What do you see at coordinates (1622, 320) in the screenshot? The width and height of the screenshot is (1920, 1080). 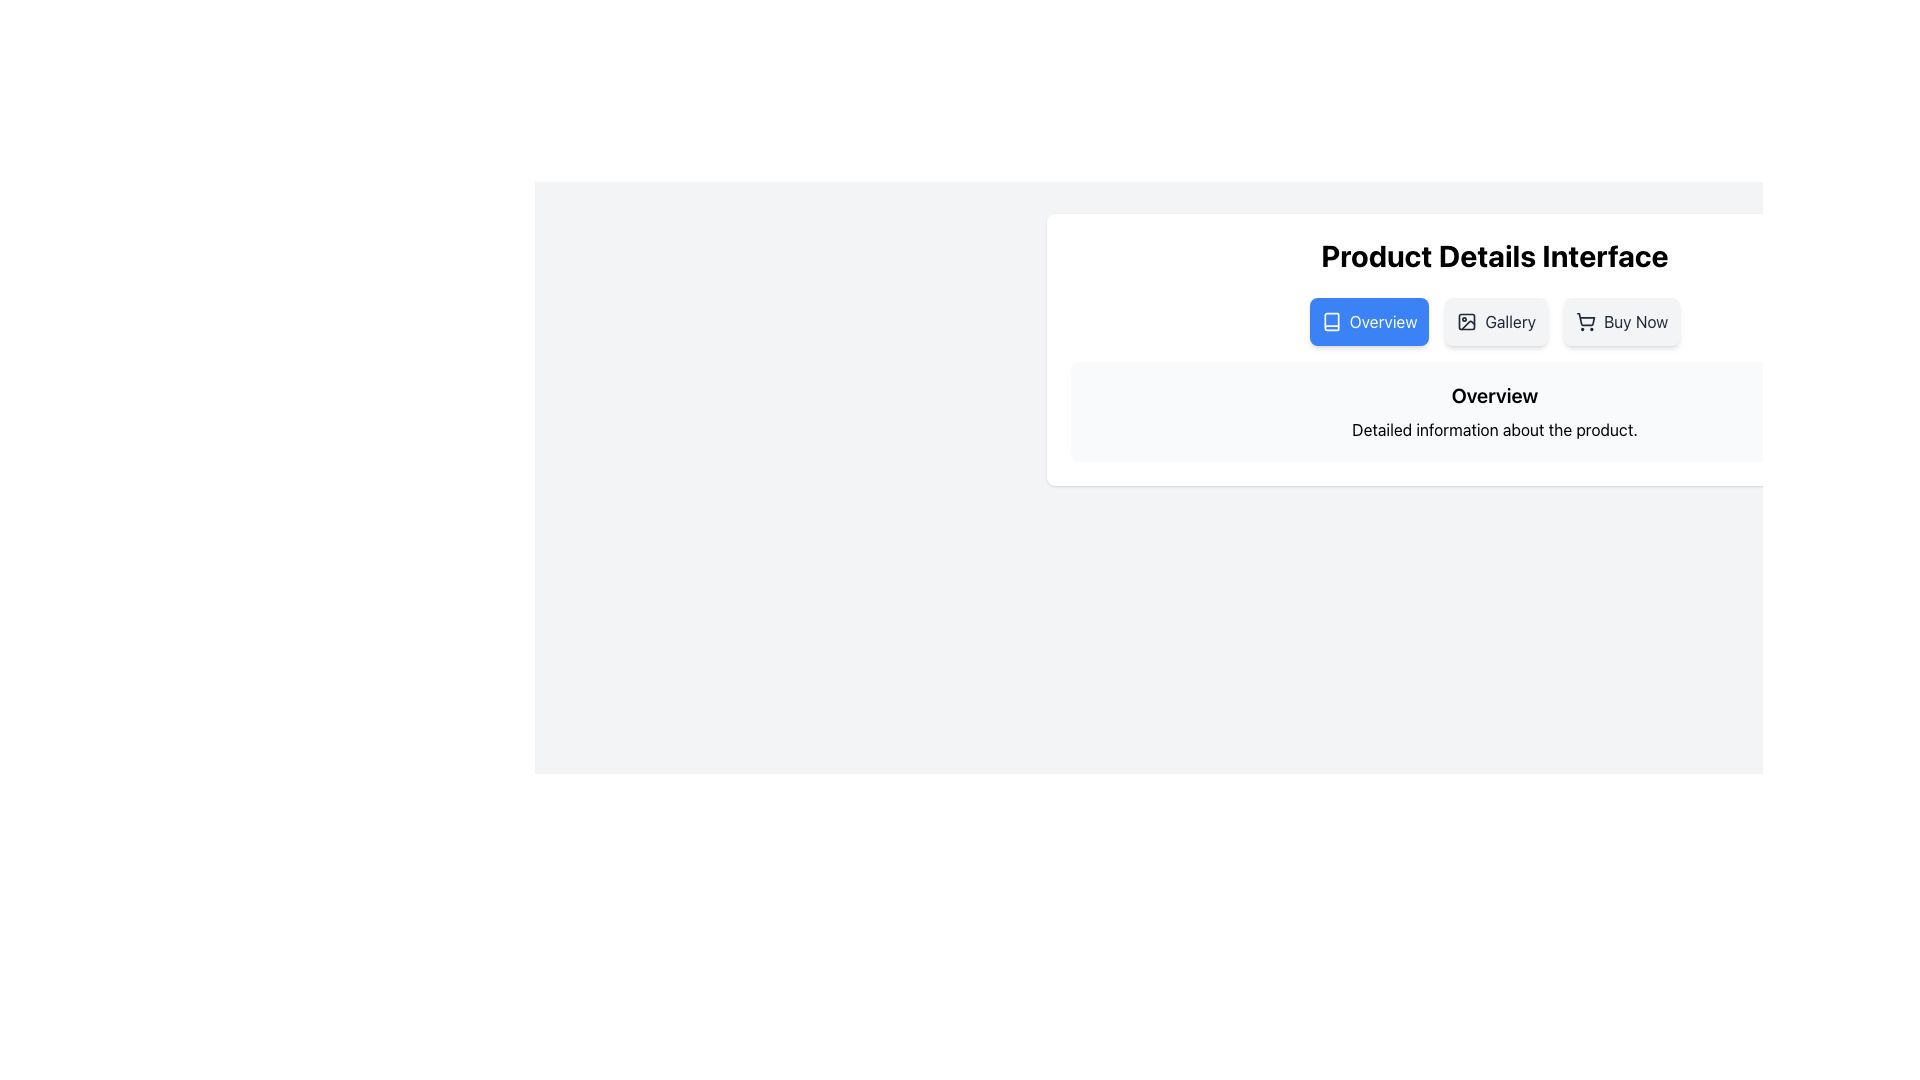 I see `the 'Buy Now' button, which is the third button in a horizontal button group` at bounding box center [1622, 320].